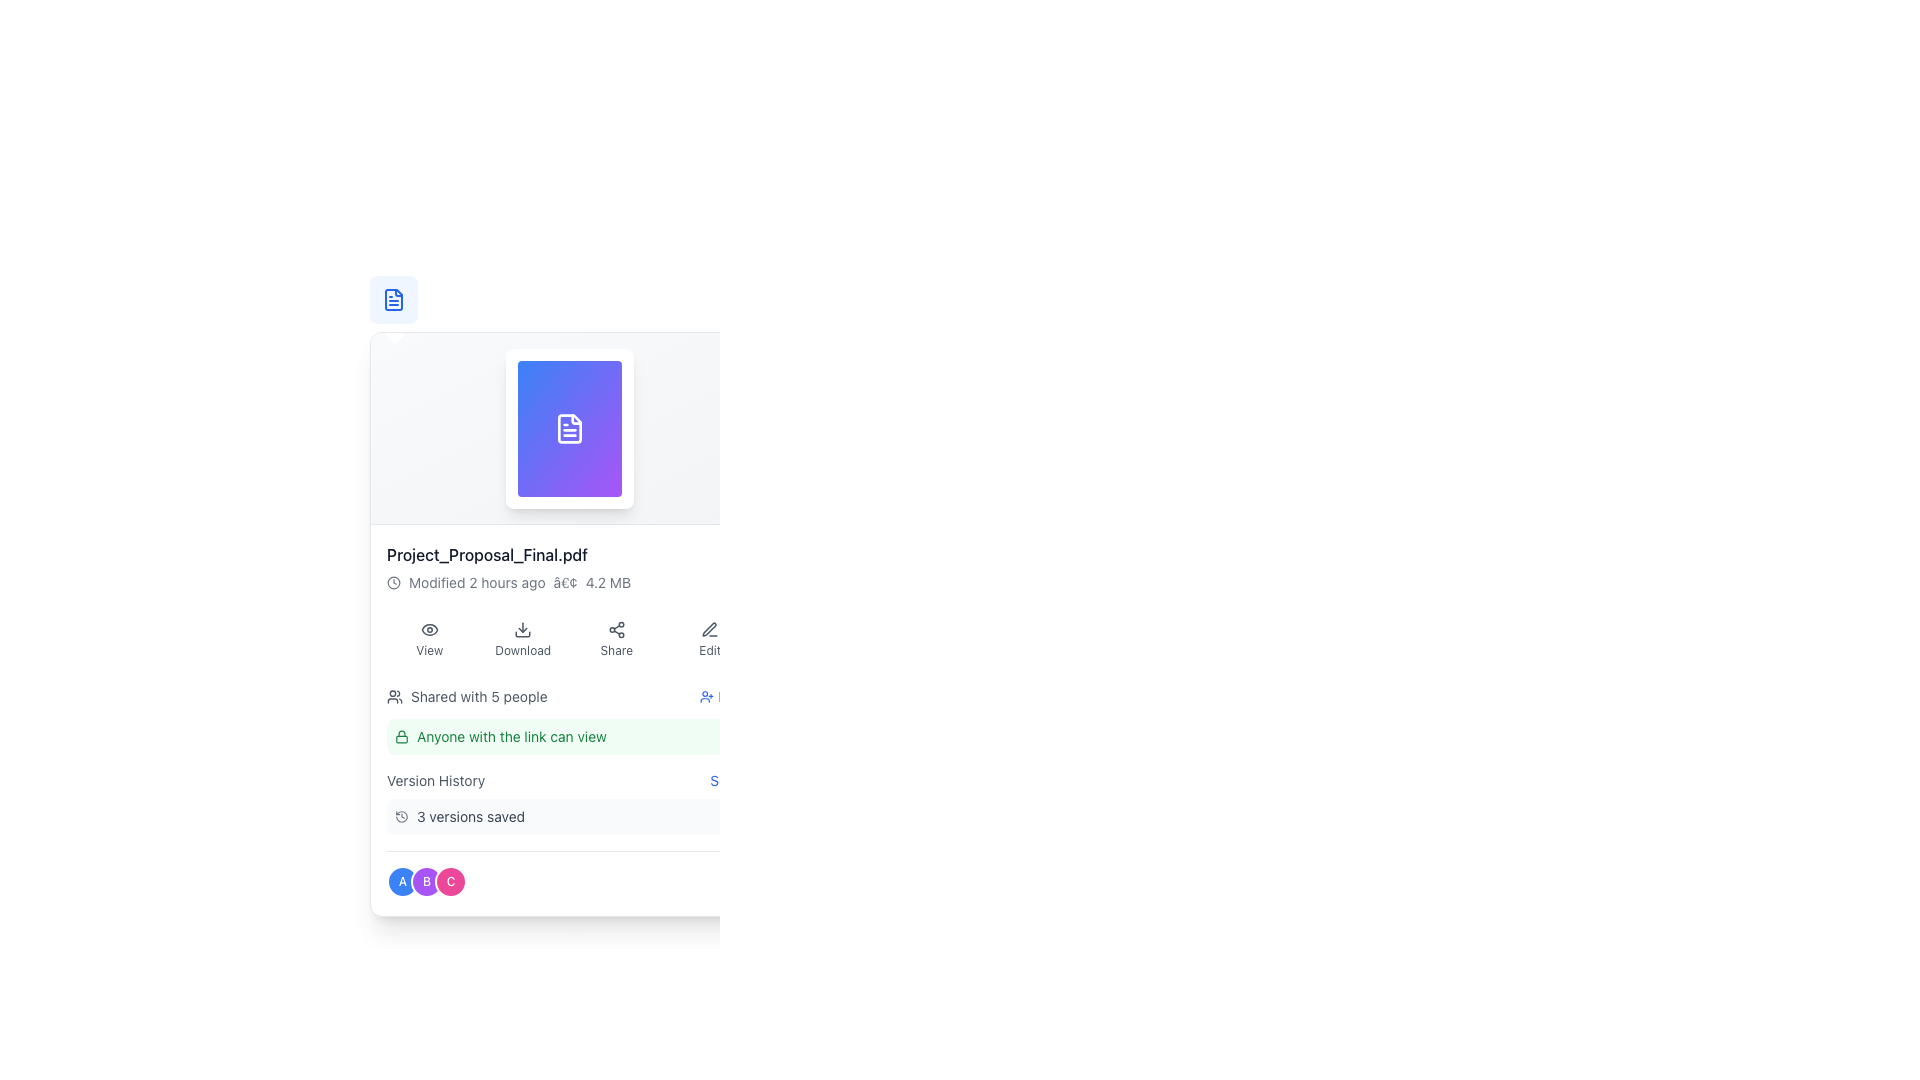  Describe the element at coordinates (564, 582) in the screenshot. I see `the bullet point styled in gray that serves as a separator between the 'Modified 2 hours ago' text and the '4.2 MB' label within the text description block` at that location.